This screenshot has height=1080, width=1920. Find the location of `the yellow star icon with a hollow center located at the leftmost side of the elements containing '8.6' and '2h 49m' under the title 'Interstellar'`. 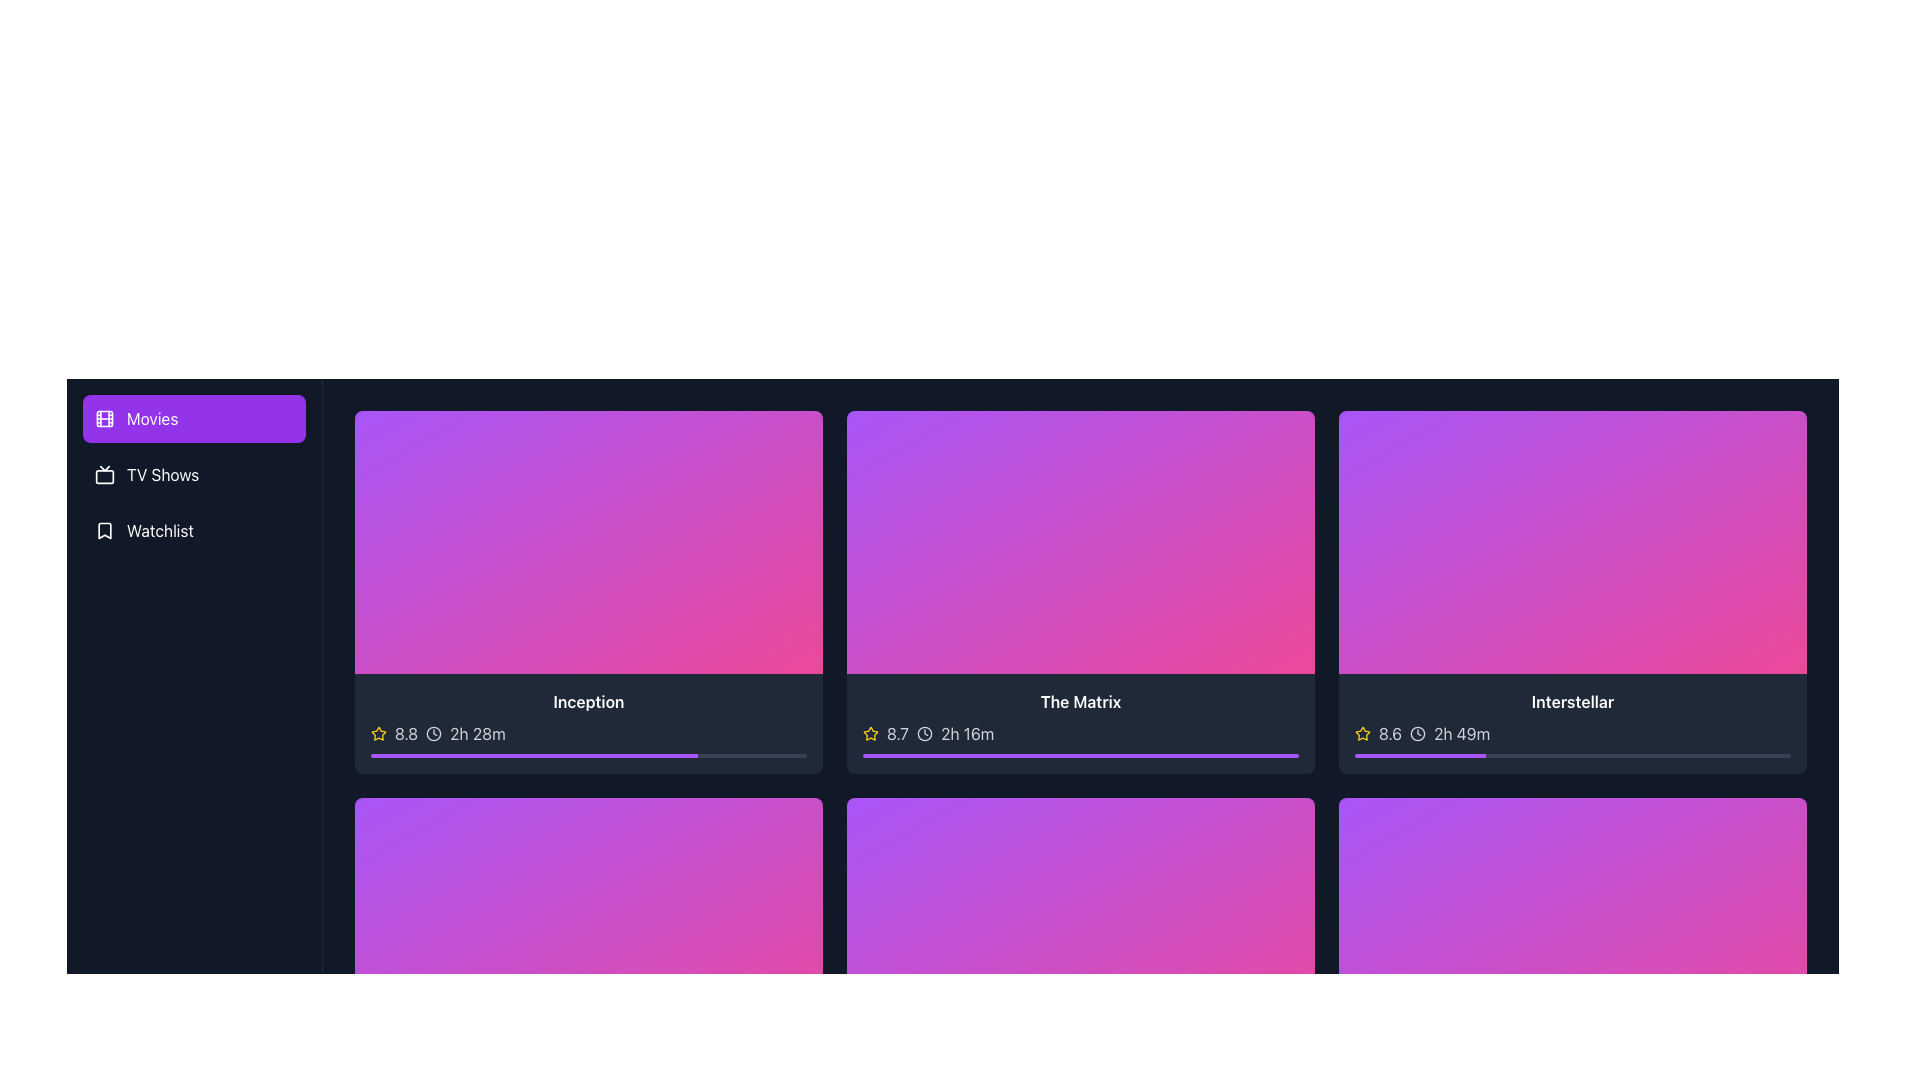

the yellow star icon with a hollow center located at the leftmost side of the elements containing '8.6' and '2h 49m' under the title 'Interstellar' is located at coordinates (1362, 733).